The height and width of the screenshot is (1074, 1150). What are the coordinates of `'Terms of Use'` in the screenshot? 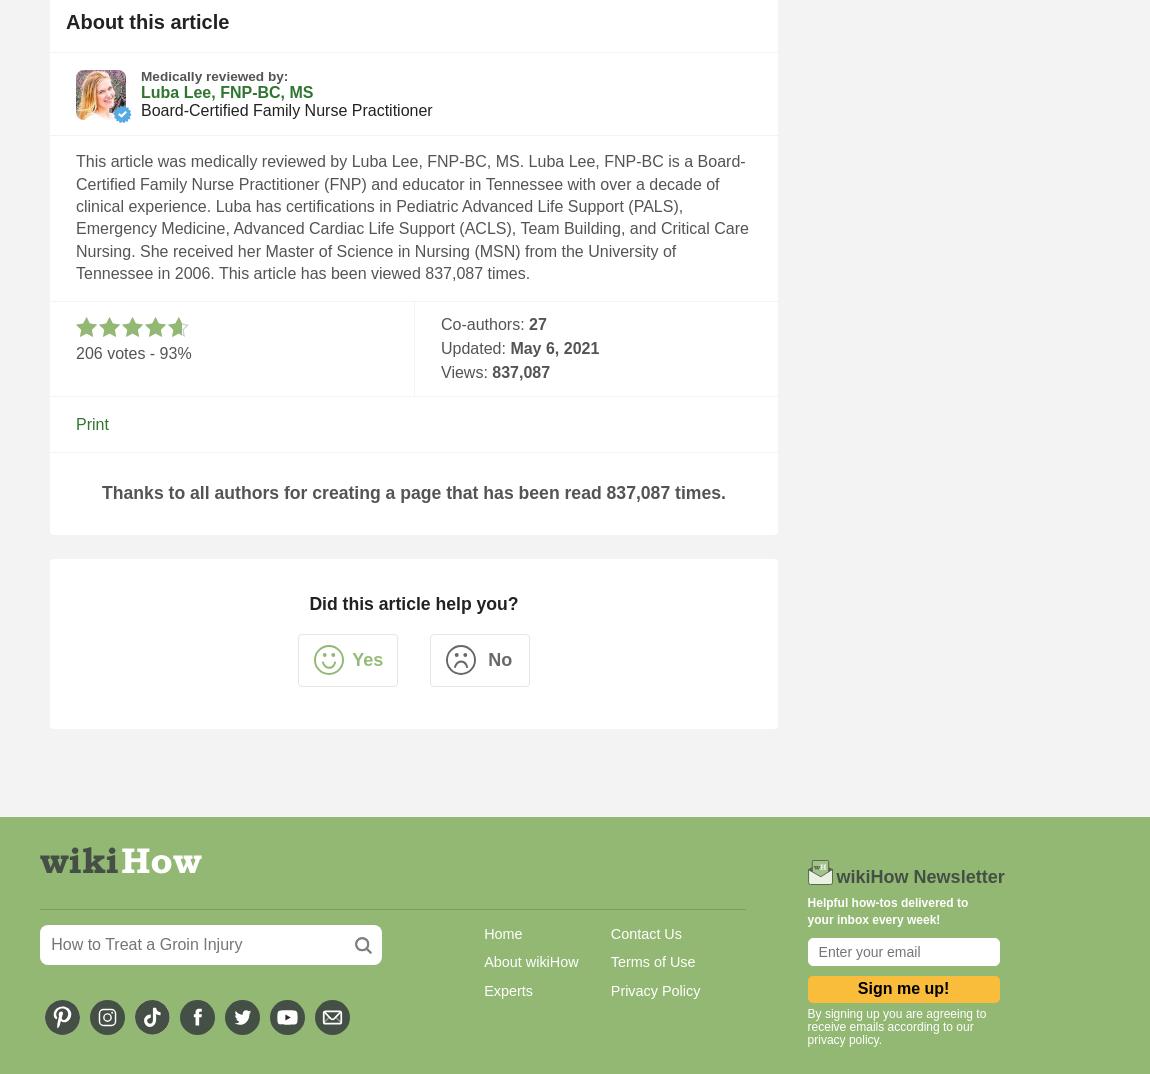 It's located at (608, 961).